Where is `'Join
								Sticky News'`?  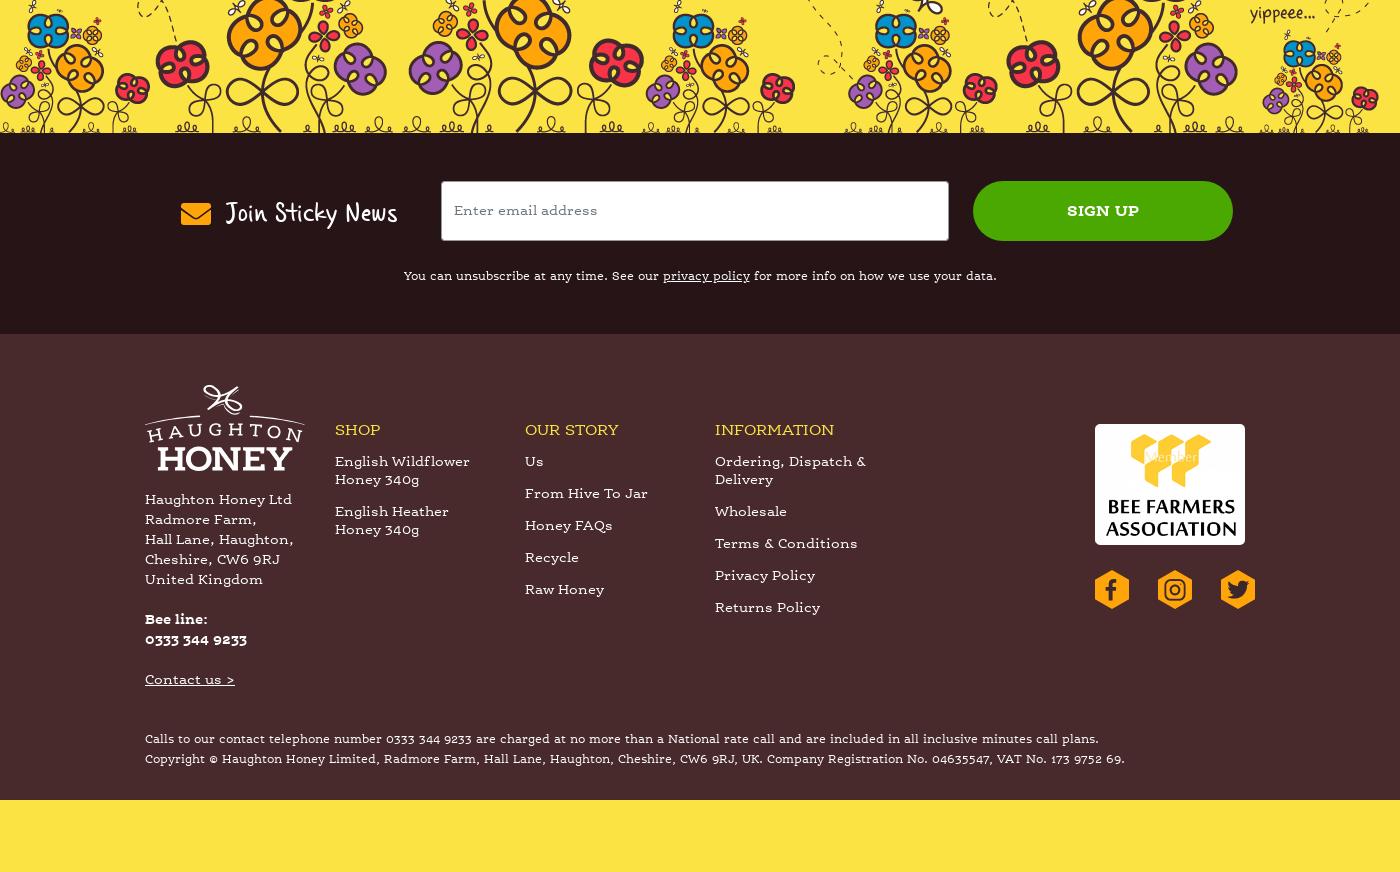
'Join
								Sticky News' is located at coordinates (217, 287).